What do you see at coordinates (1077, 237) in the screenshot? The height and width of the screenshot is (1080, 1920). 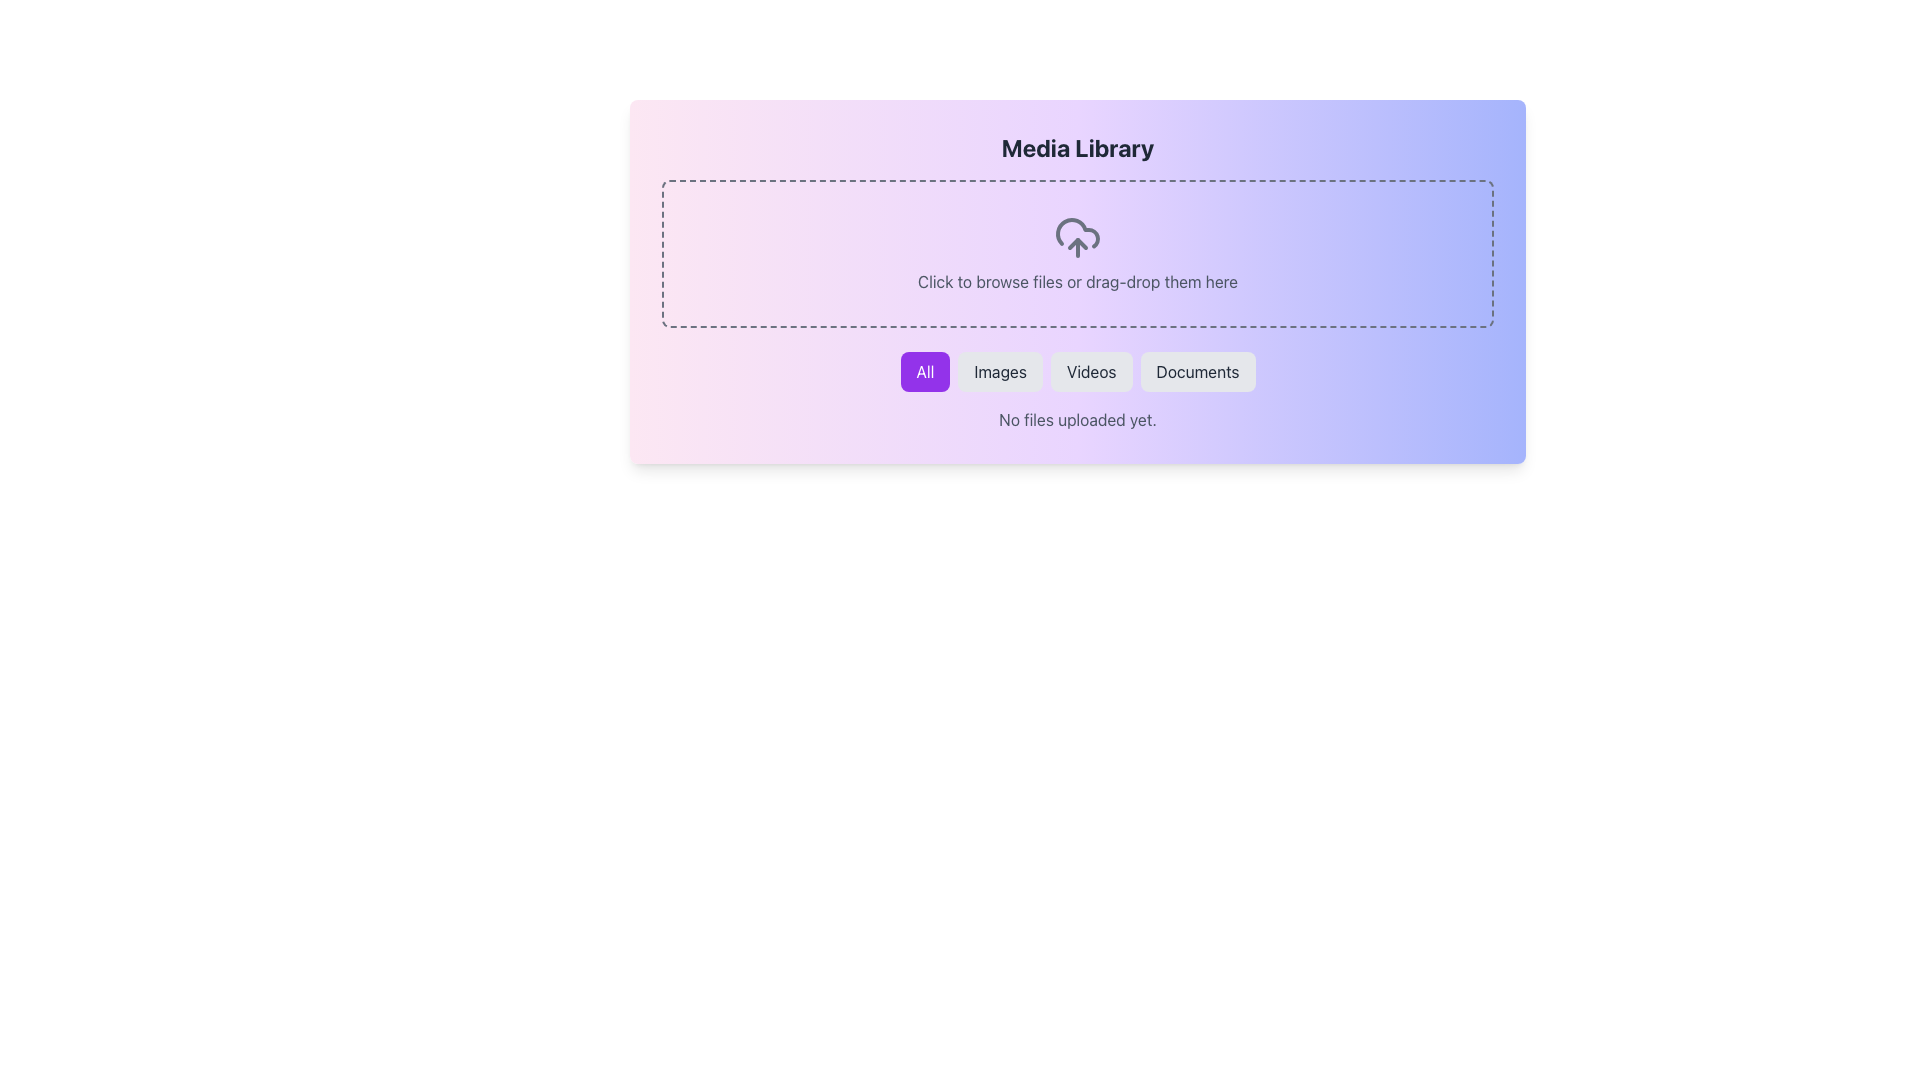 I see `the file upload icon located at the center of the dashed-bordered upload box, which has the text 'Click to browse files or drag-drop them here.'` at bounding box center [1077, 237].